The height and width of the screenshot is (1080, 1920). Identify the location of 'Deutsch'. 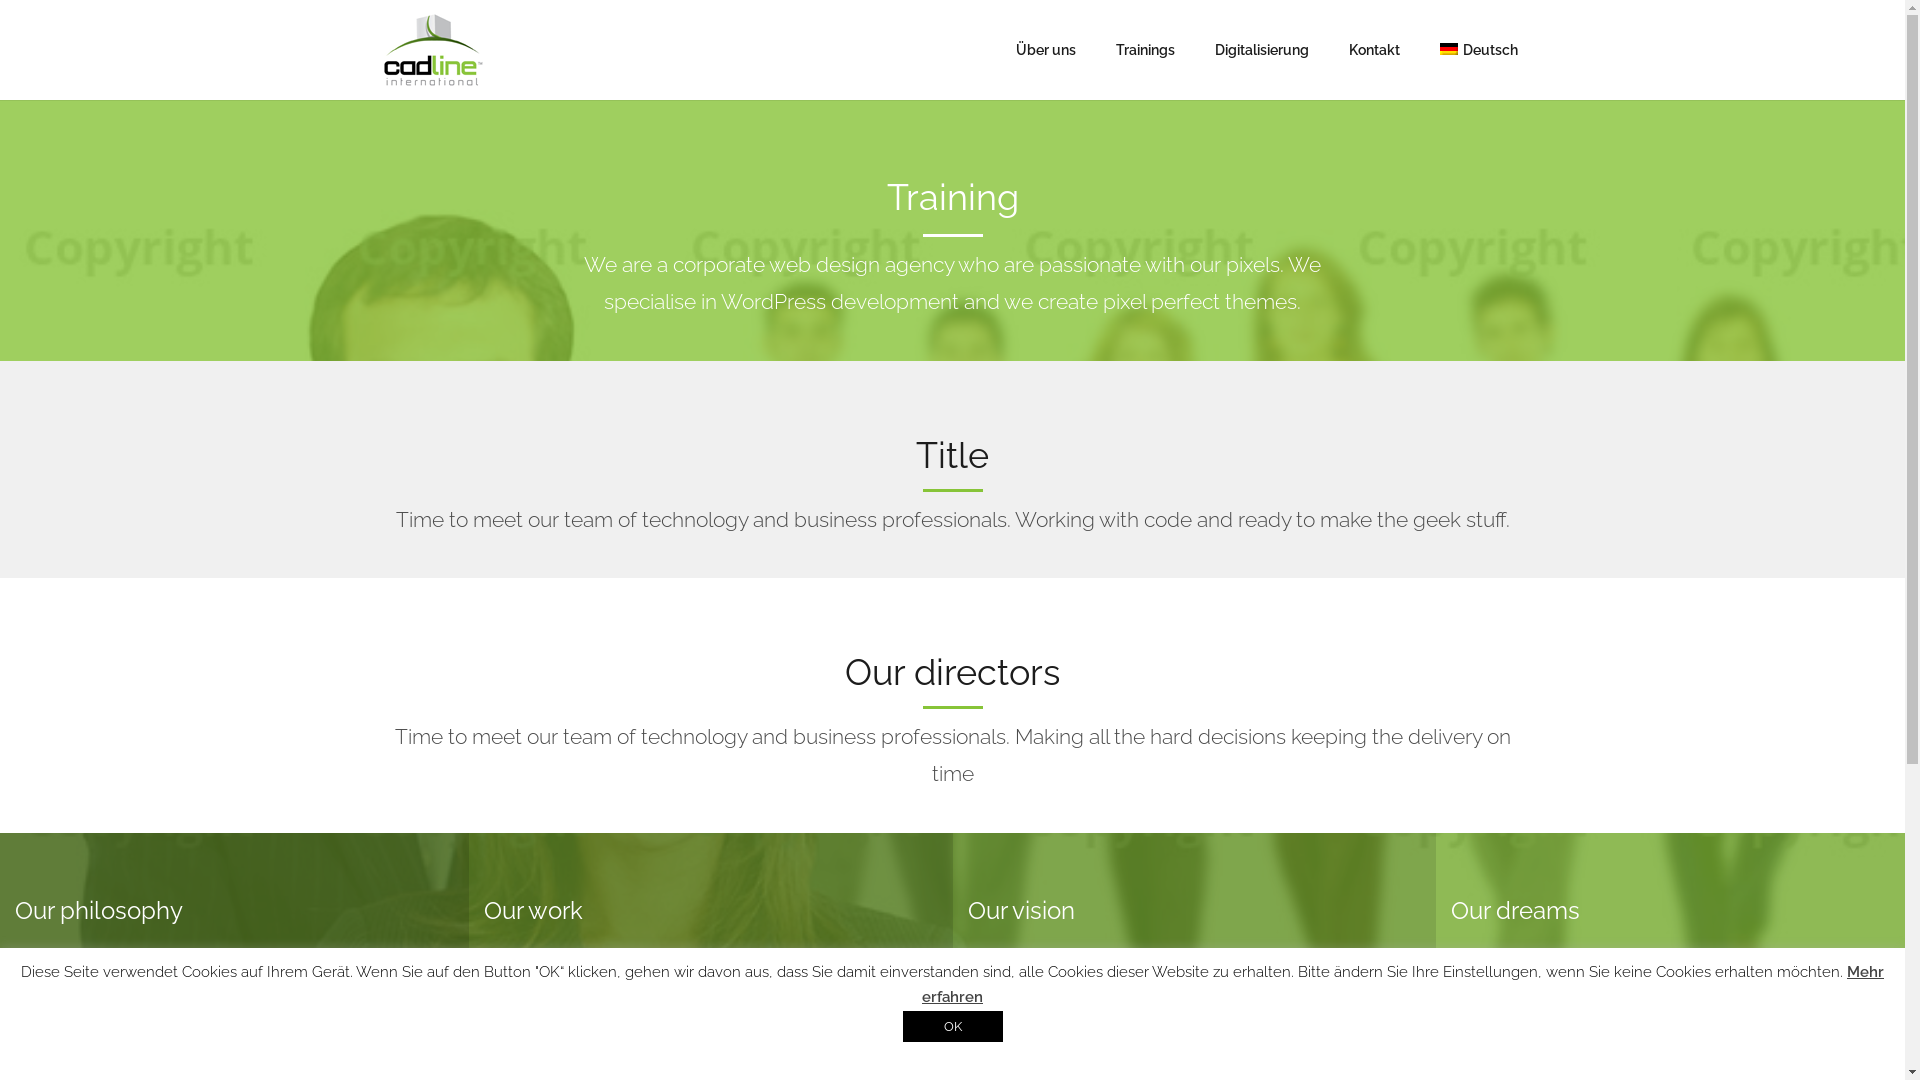
(1478, 49).